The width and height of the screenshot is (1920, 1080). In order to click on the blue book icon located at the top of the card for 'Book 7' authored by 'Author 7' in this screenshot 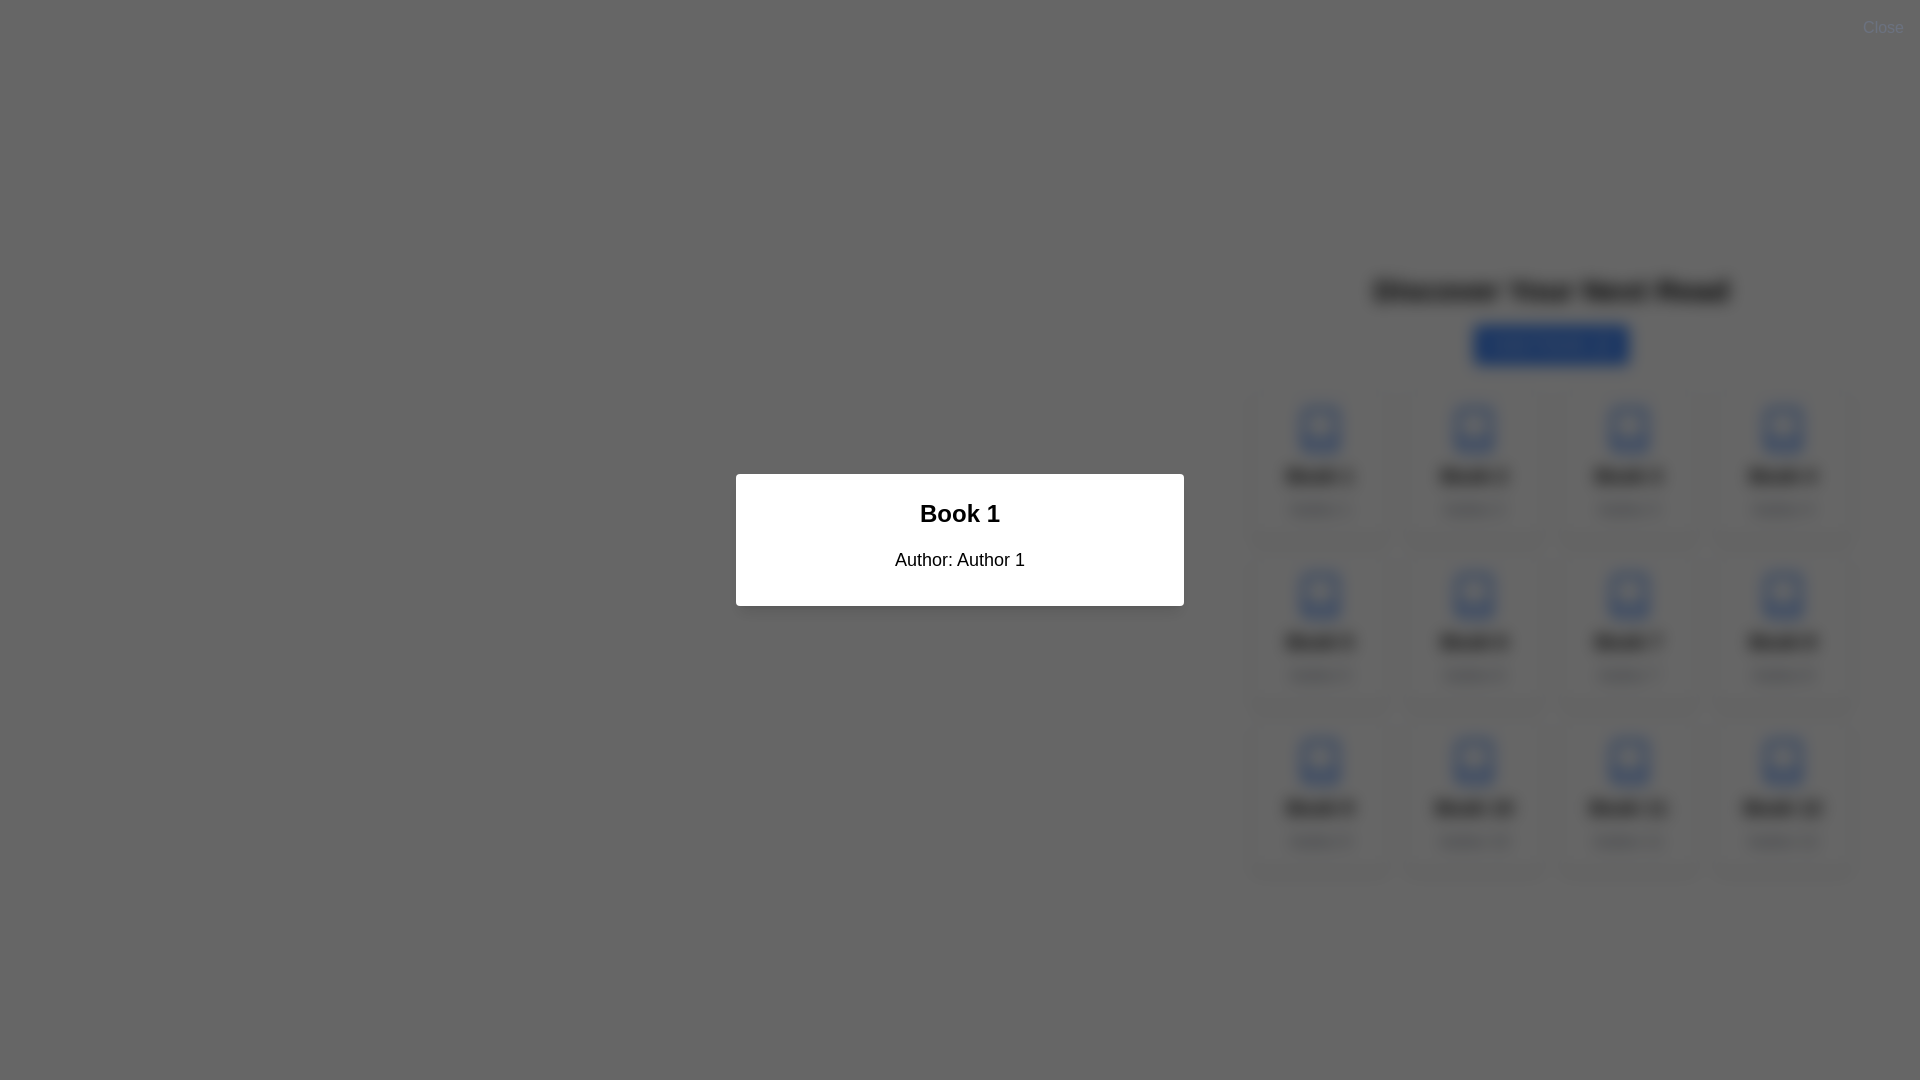, I will do `click(1628, 595)`.